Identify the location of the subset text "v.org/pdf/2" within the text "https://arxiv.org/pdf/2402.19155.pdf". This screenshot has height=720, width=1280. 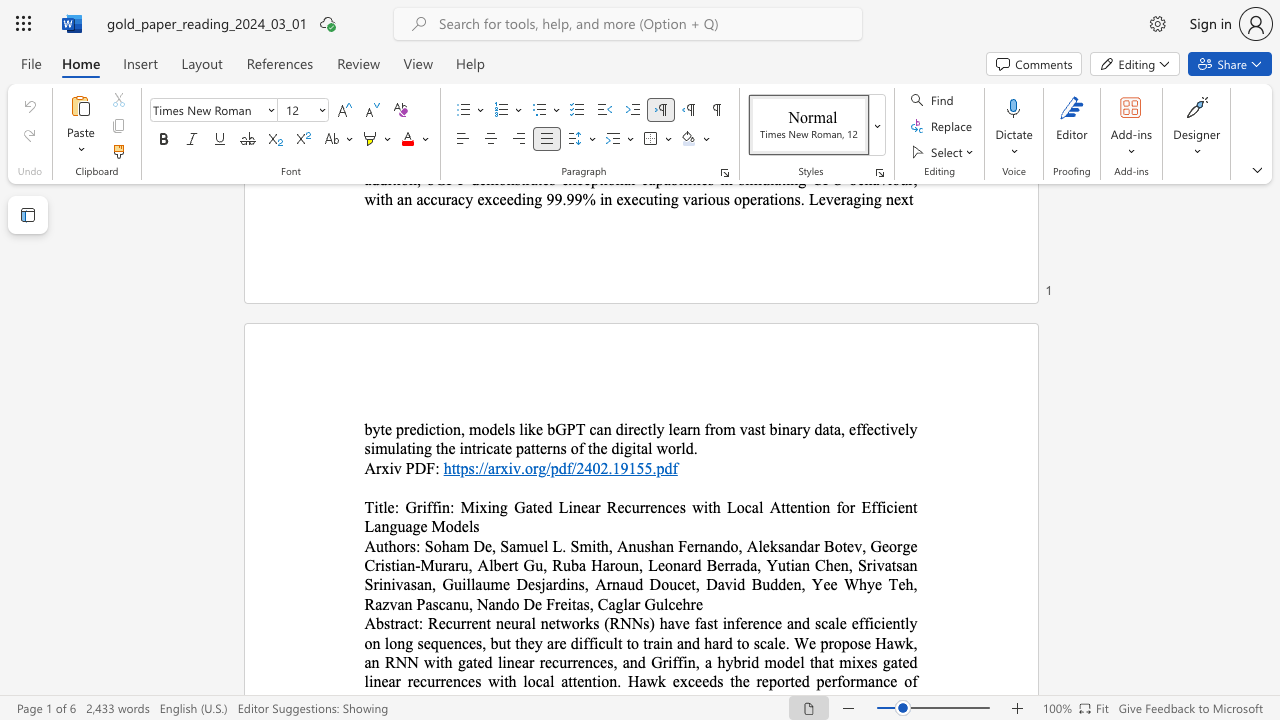
(512, 468).